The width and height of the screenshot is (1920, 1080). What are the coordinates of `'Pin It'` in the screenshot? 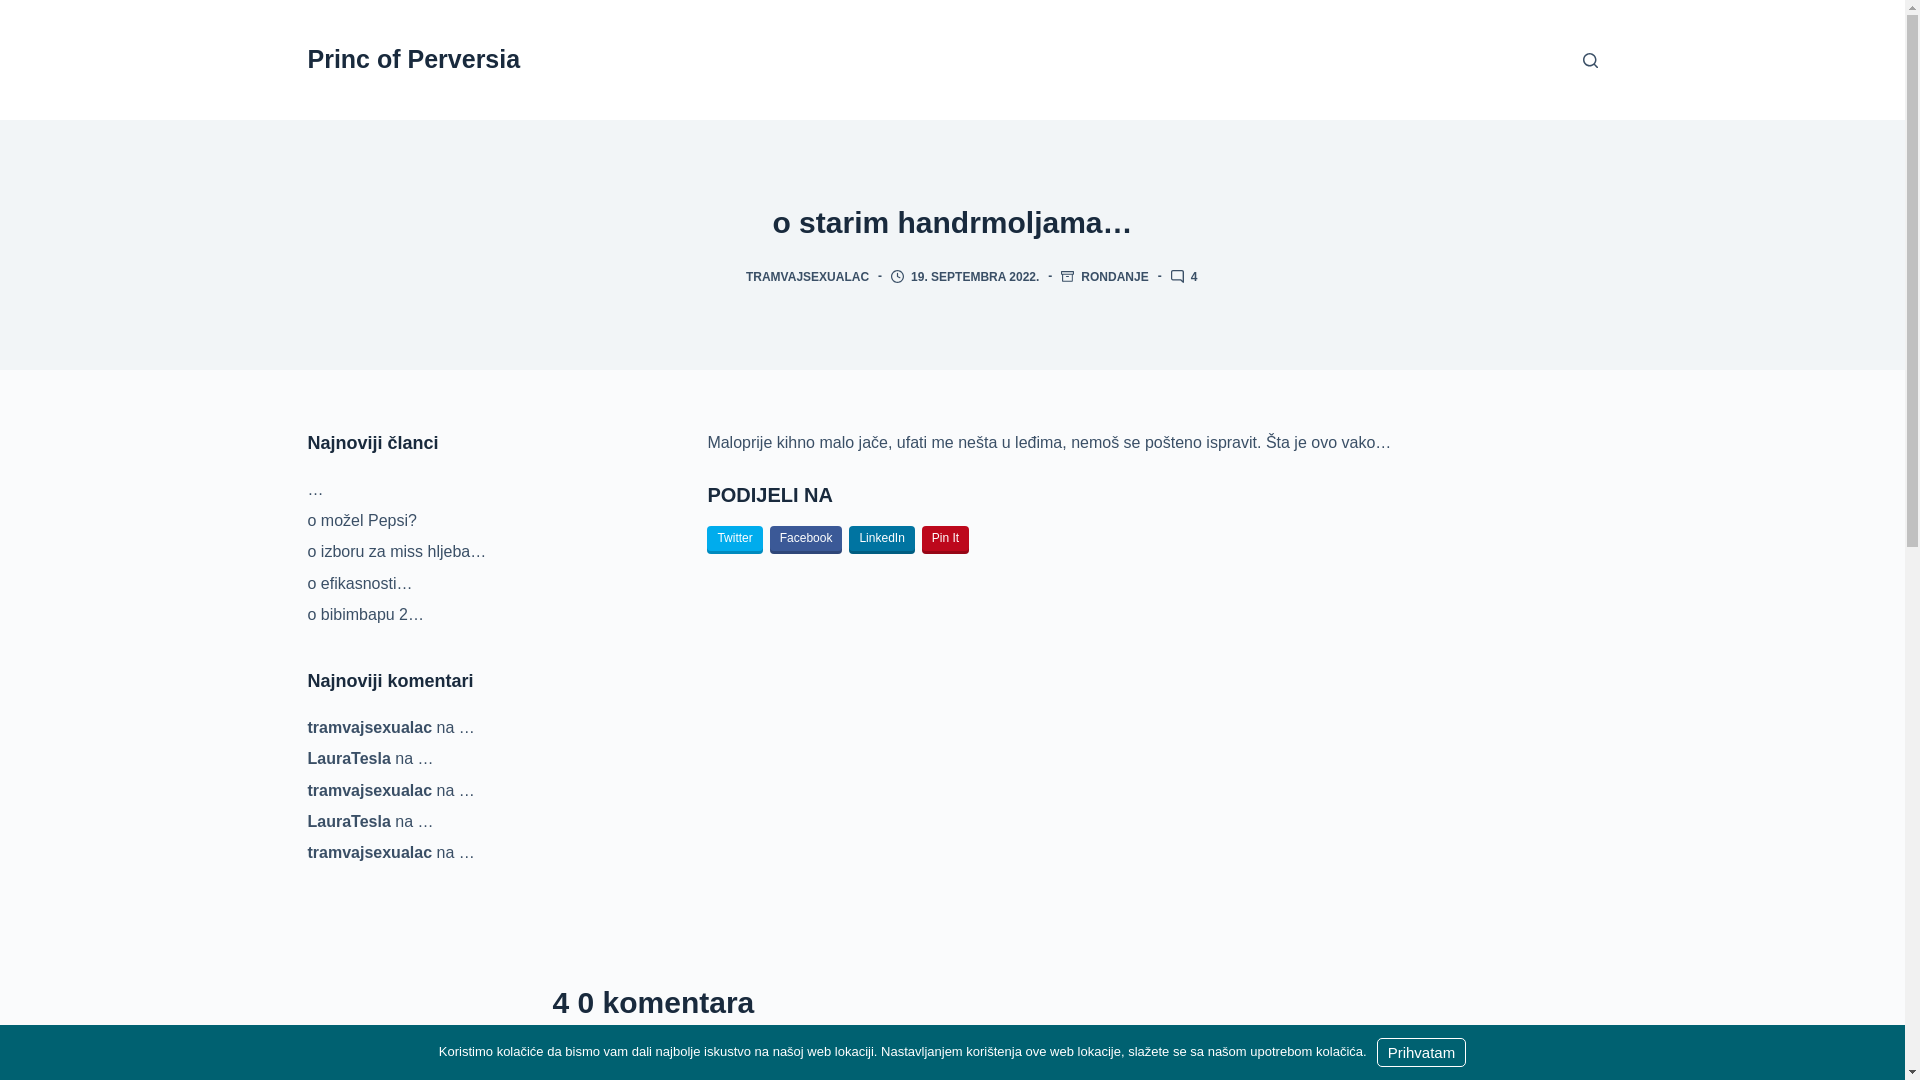 It's located at (944, 540).